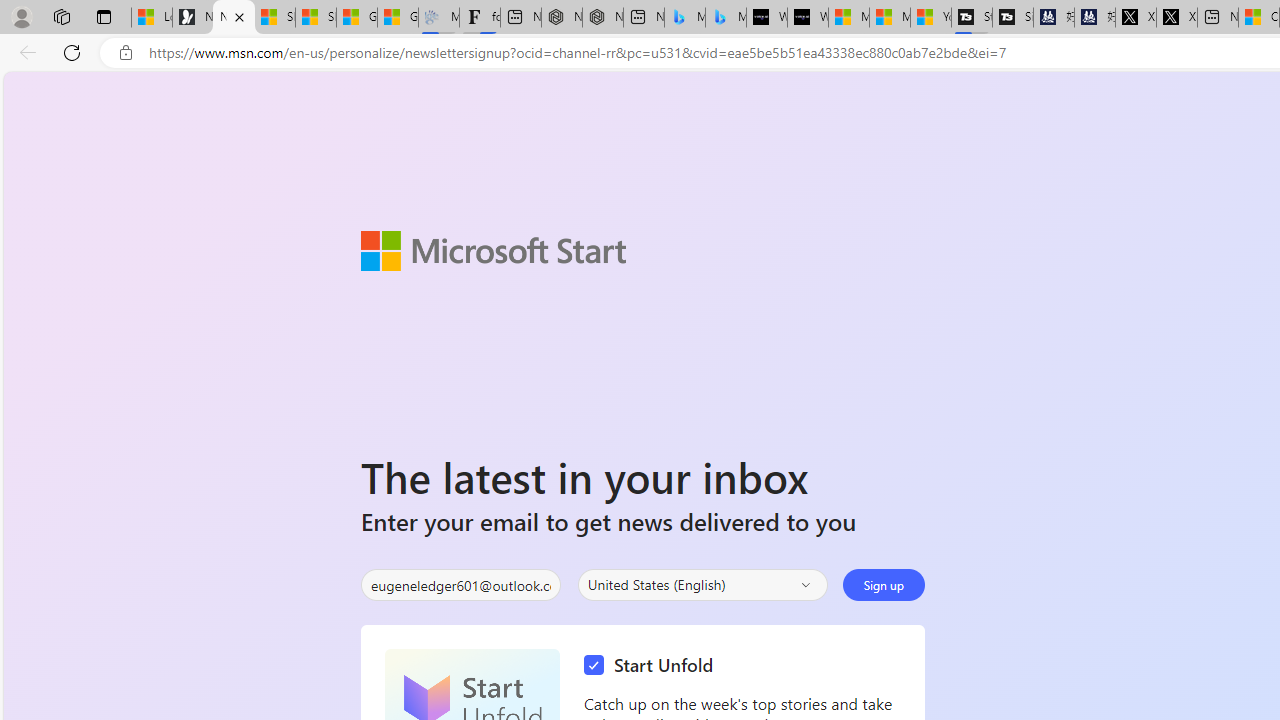 The height and width of the screenshot is (720, 1280). What do you see at coordinates (725, 17) in the screenshot?
I see `'Microsoft Bing Travel - Shangri-La Hotel Bangkok'` at bounding box center [725, 17].